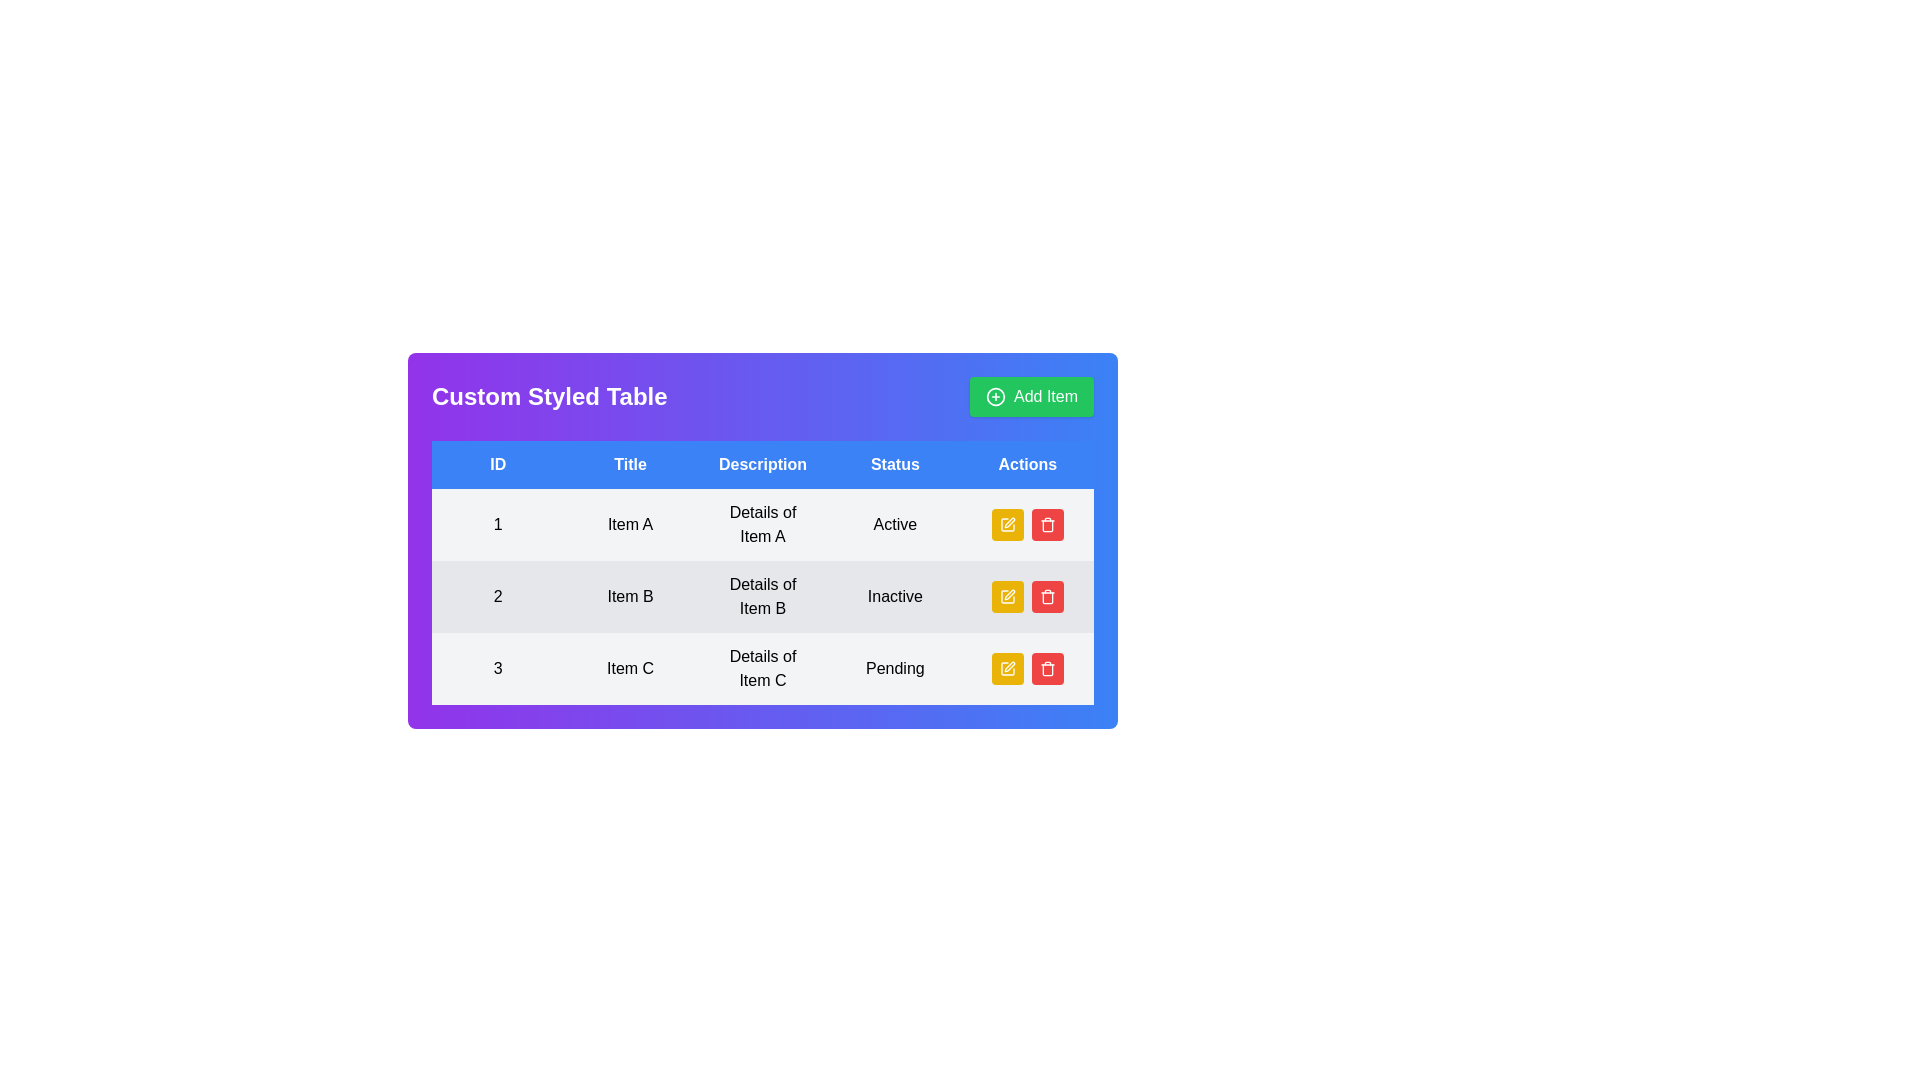 The image size is (1920, 1080). What do you see at coordinates (1007, 668) in the screenshot?
I see `the edit button in the 'Actions' column of the third row corresponding to 'Item C'` at bounding box center [1007, 668].